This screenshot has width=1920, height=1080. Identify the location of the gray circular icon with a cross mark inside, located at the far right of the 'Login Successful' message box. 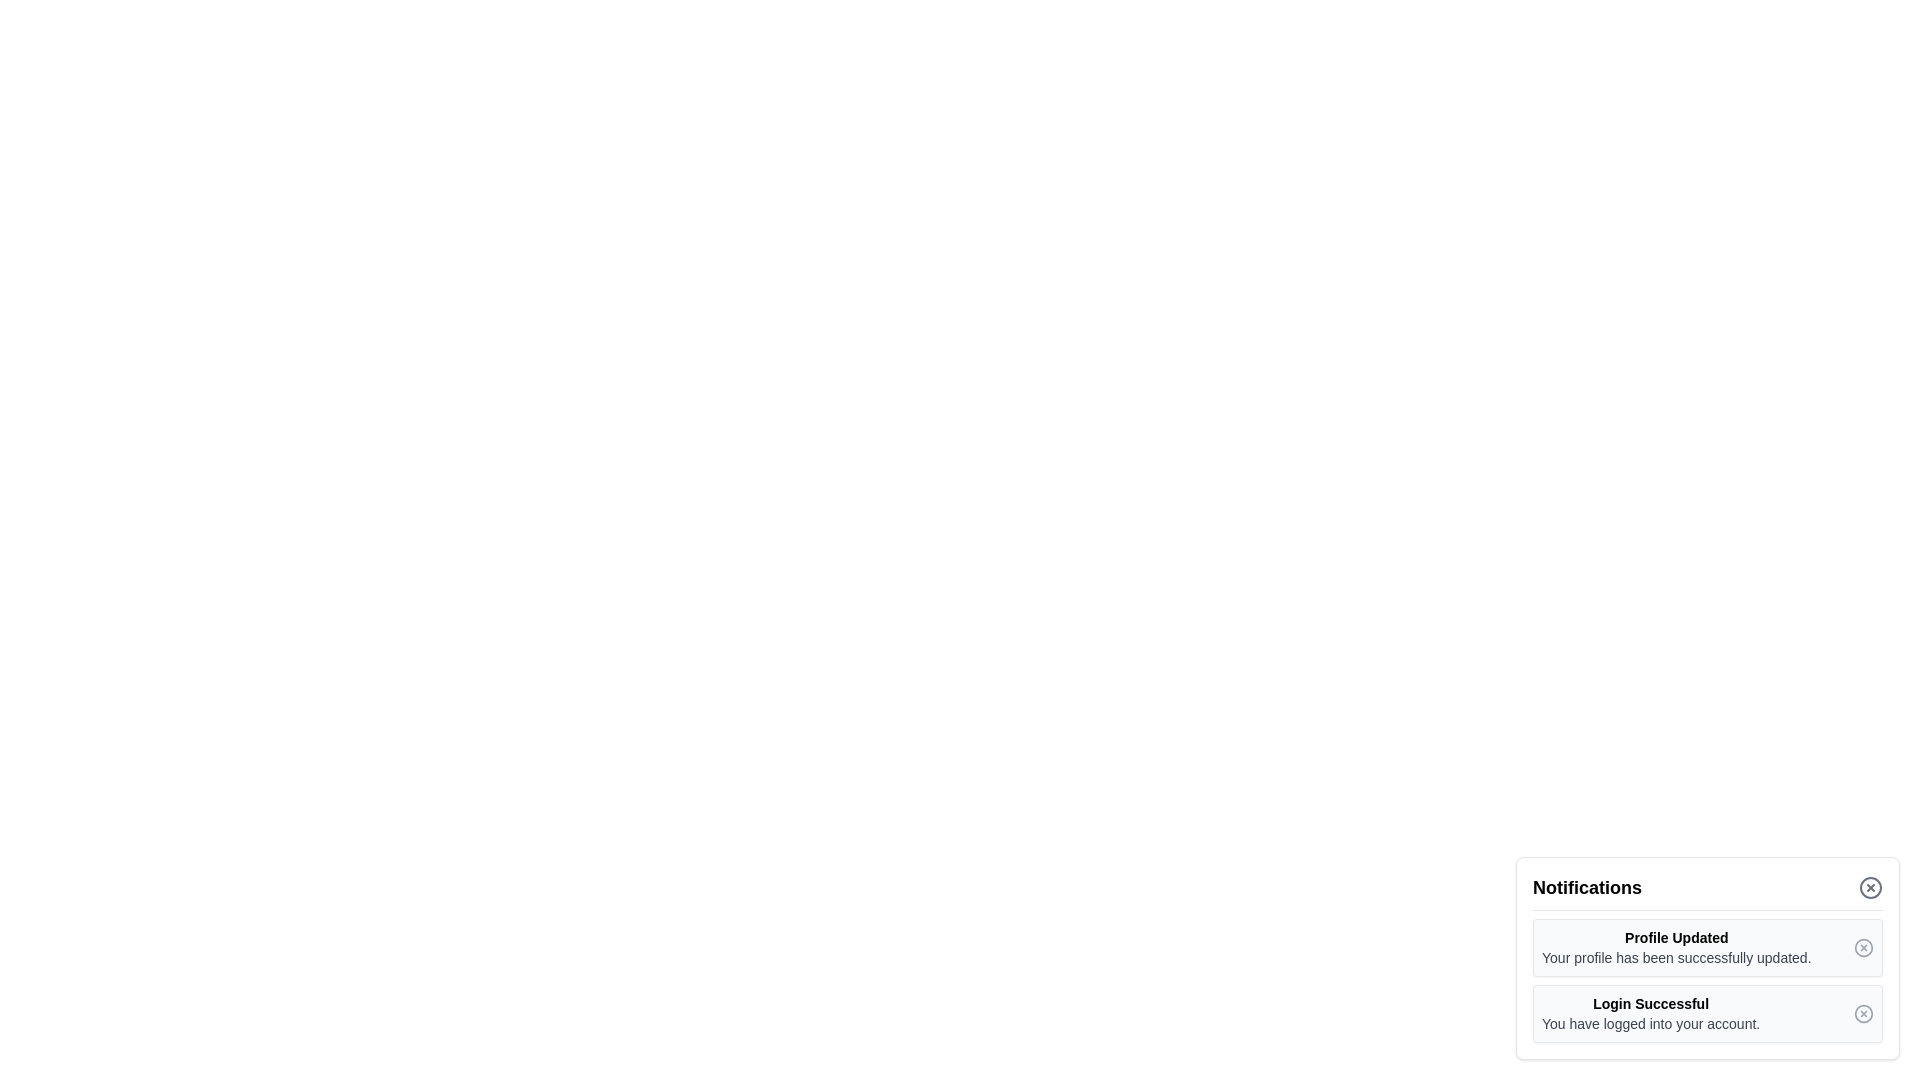
(1862, 1014).